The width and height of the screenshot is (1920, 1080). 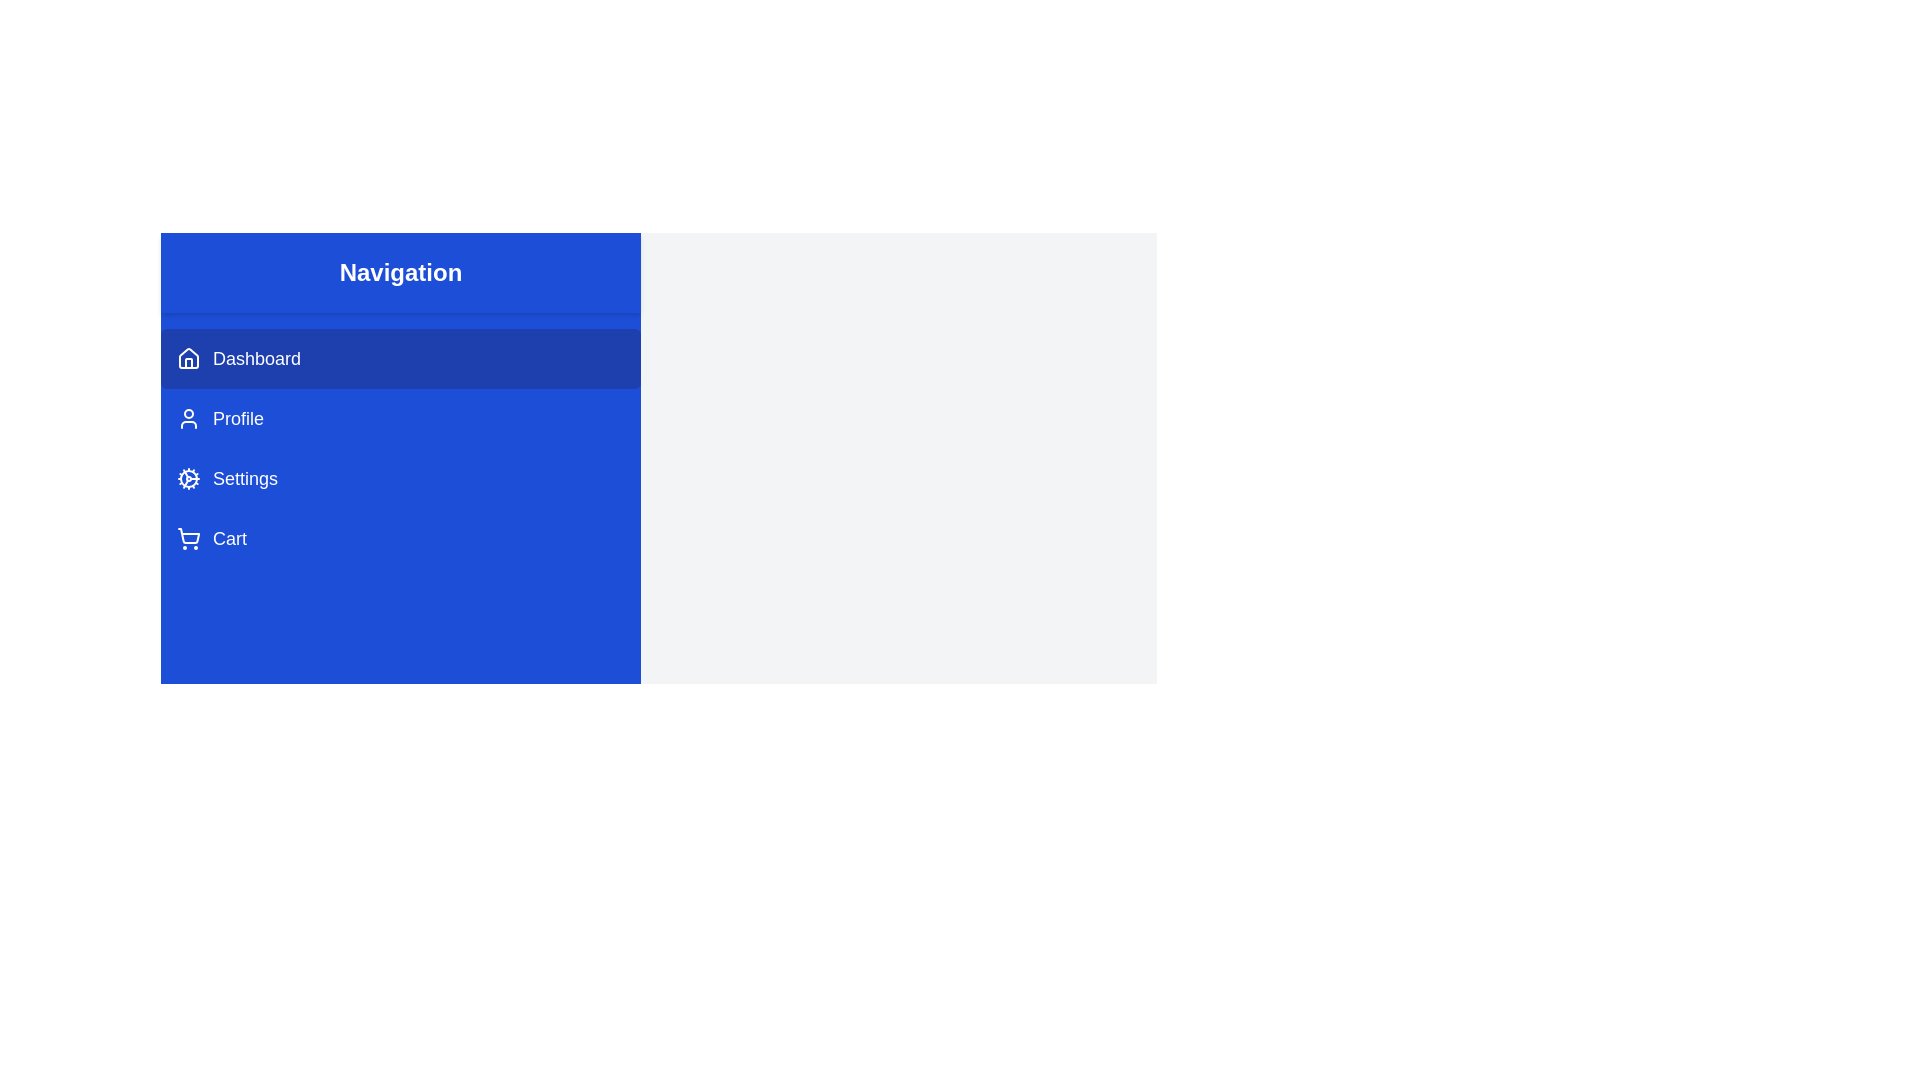 What do you see at coordinates (188, 363) in the screenshot?
I see `the house icon located to the left of the 'Dashboard' text in the vertical navigation menu` at bounding box center [188, 363].